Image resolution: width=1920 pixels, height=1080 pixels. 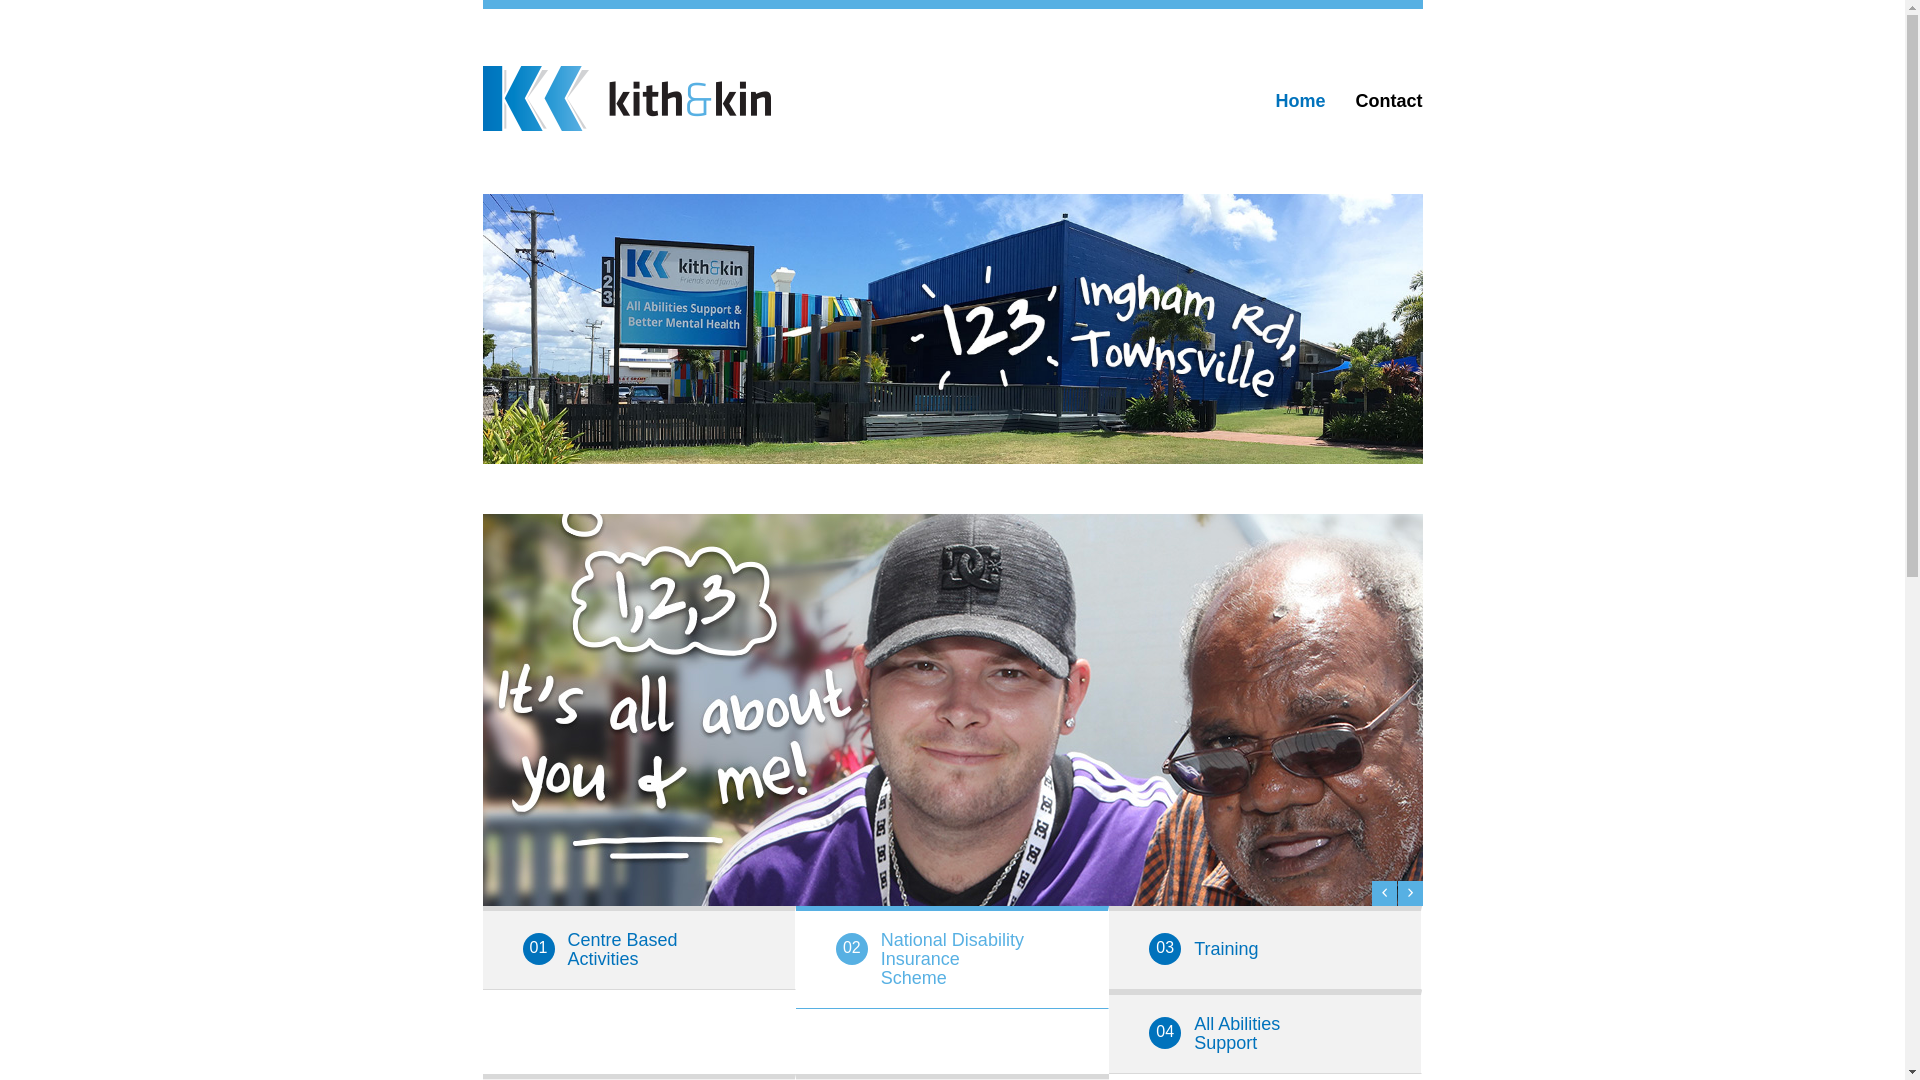 I want to click on '02, so click(x=951, y=956).